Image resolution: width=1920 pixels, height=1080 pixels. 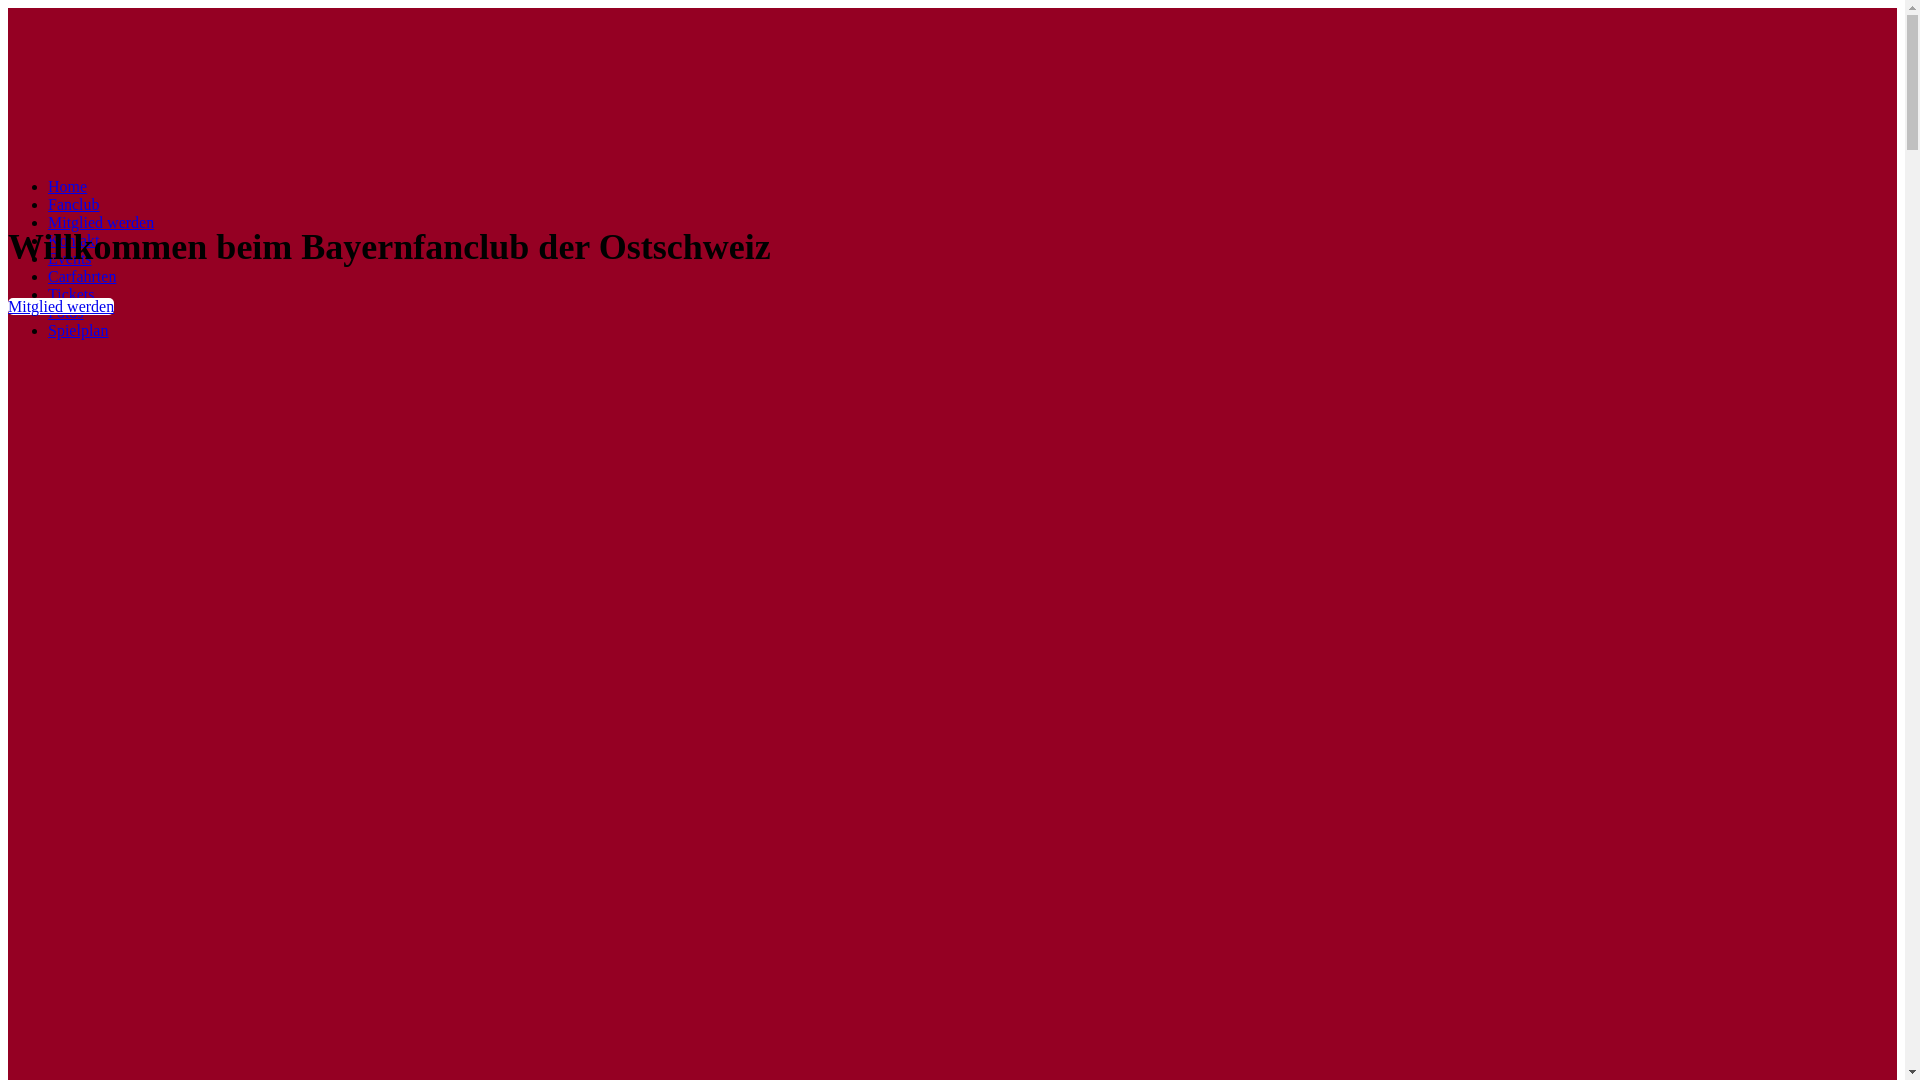 What do you see at coordinates (99, 222) in the screenshot?
I see `'Mitglied werden'` at bounding box center [99, 222].